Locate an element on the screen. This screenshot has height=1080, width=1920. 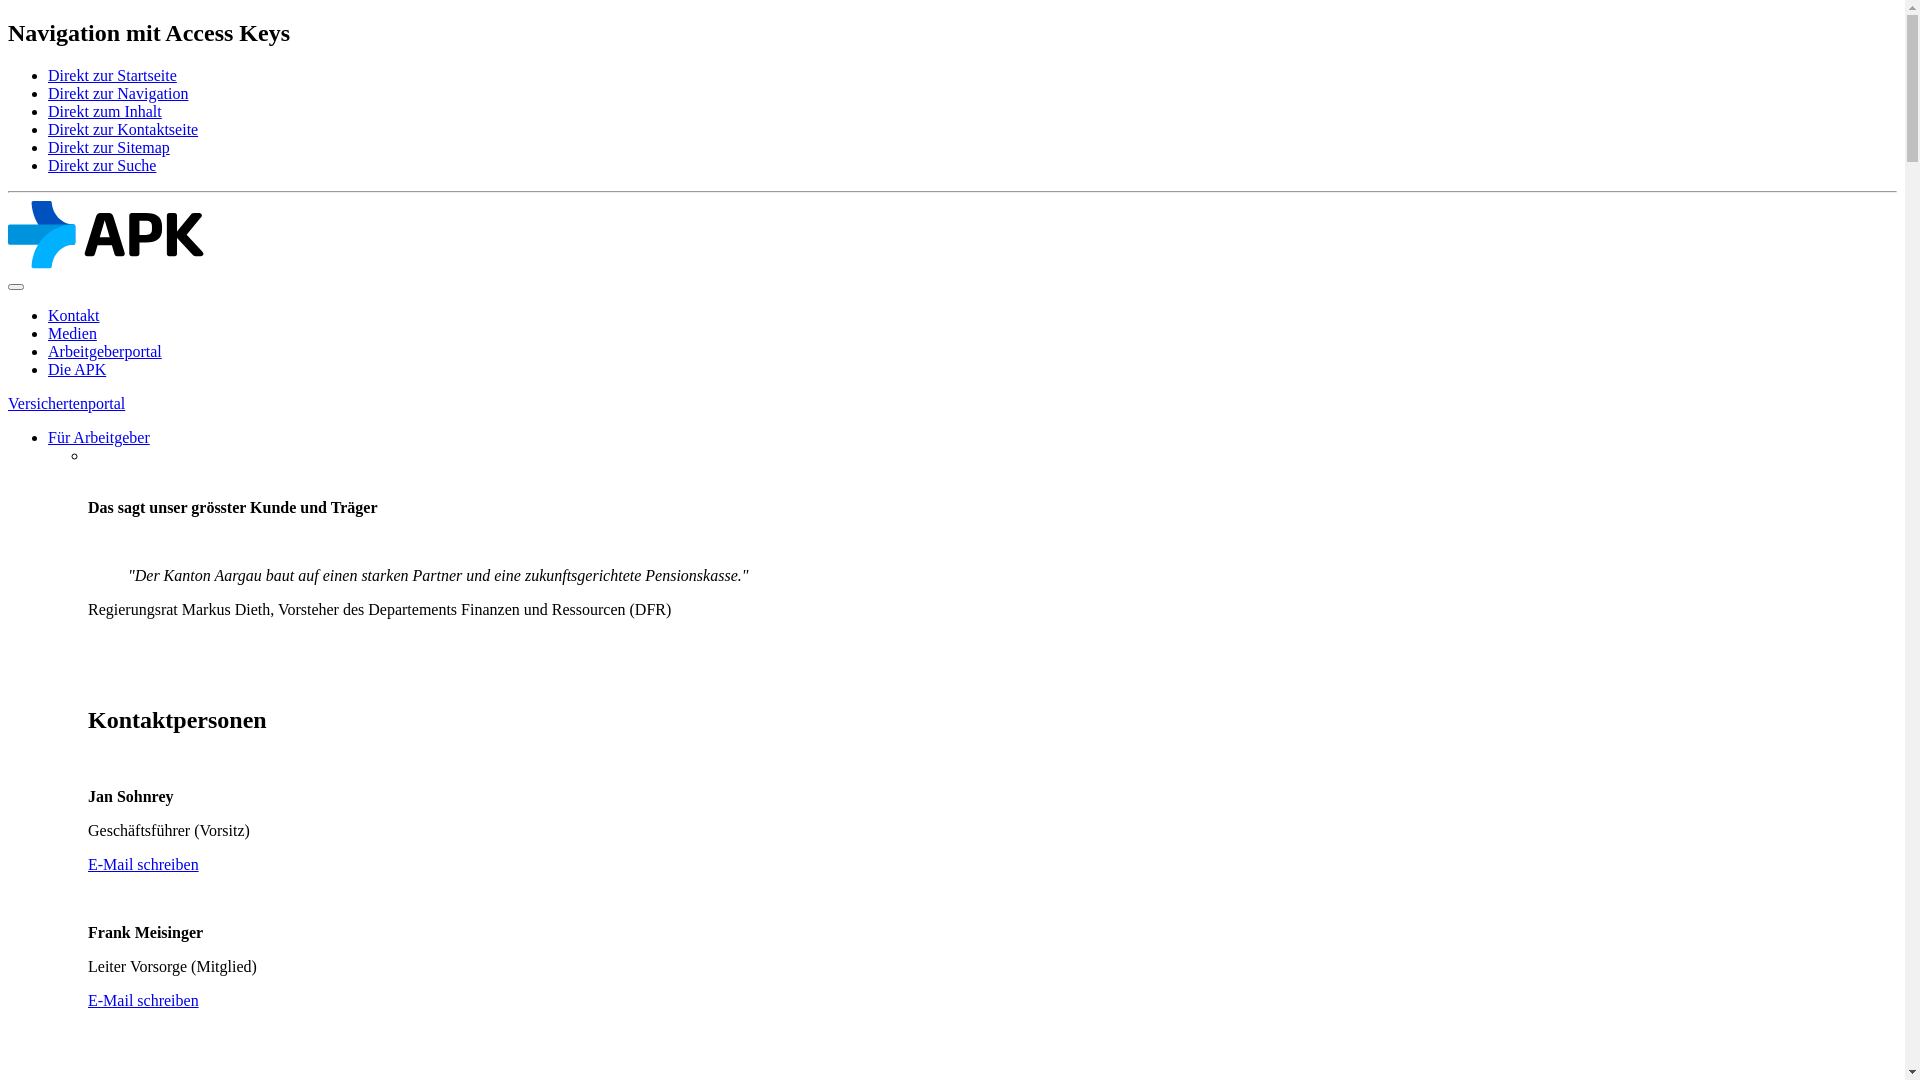
'Medien' is located at coordinates (72, 332).